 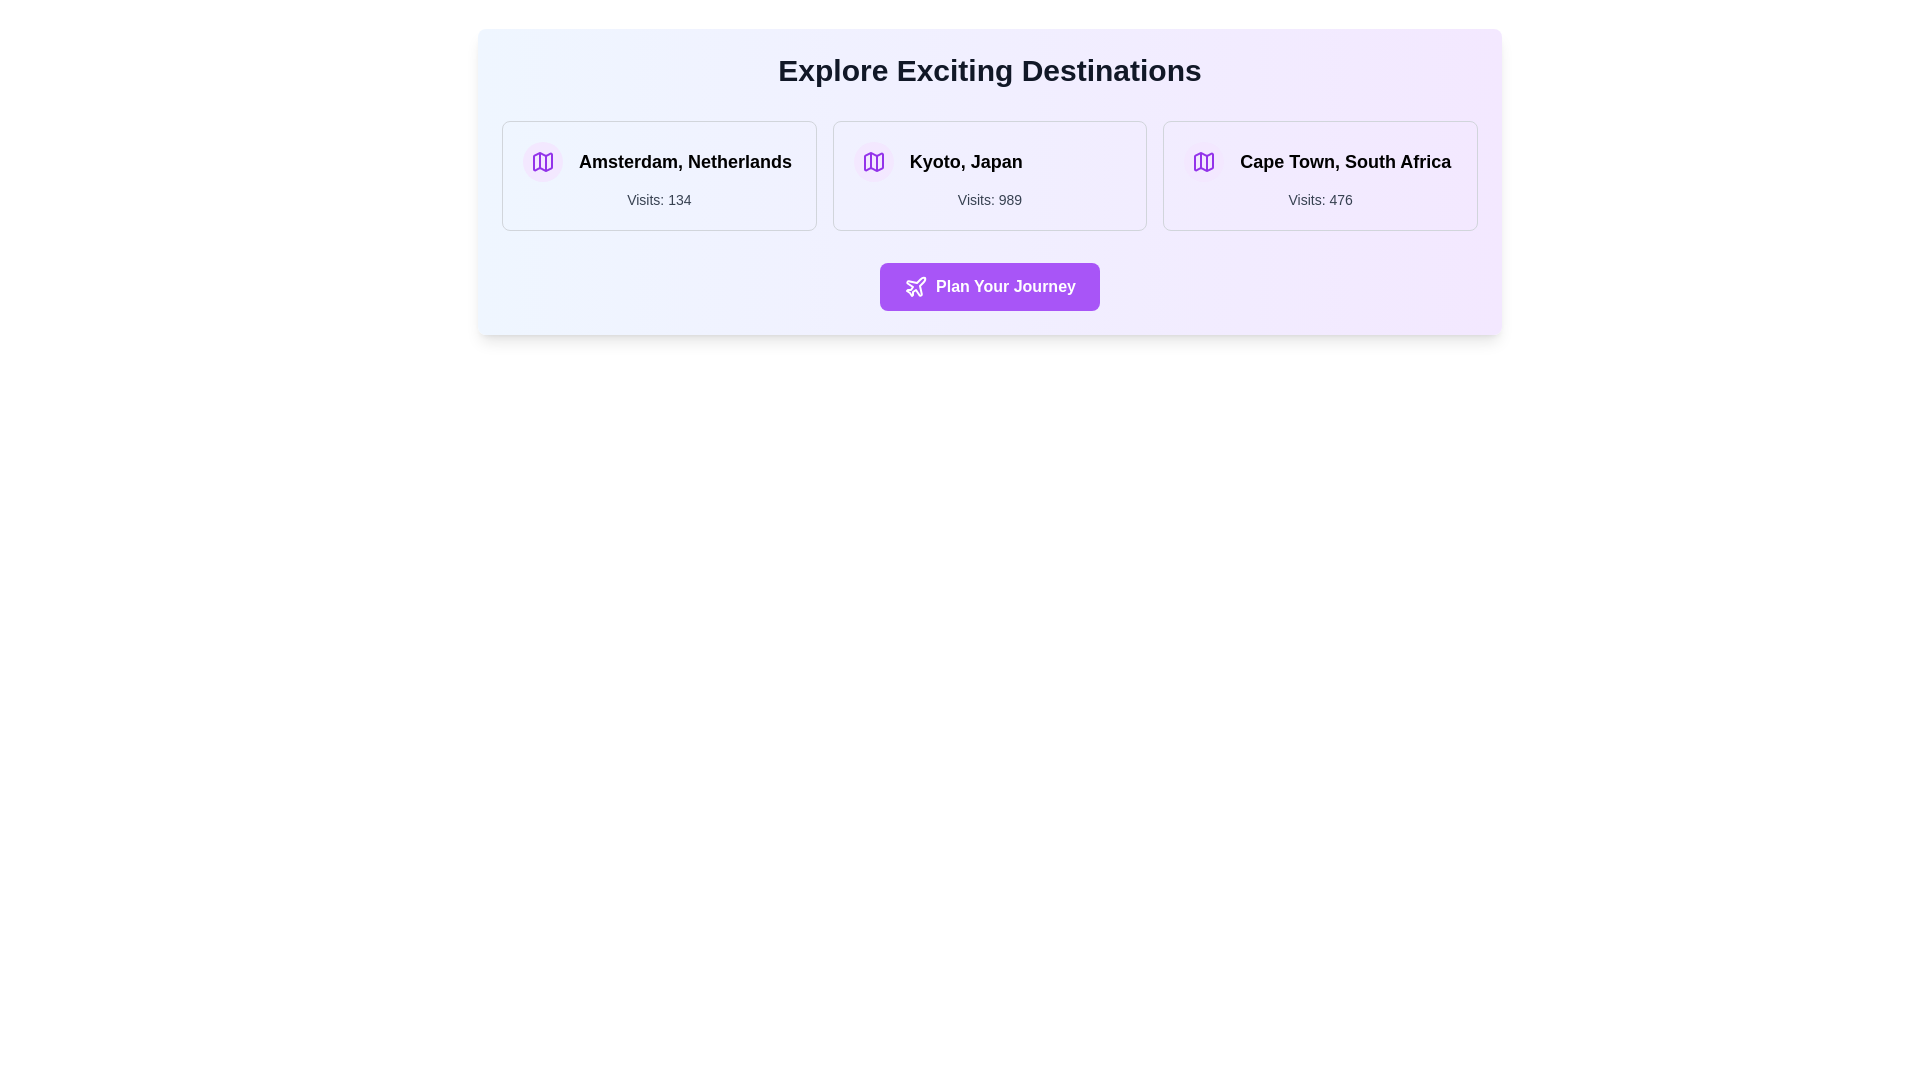 I want to click on the travel destination card for Kyoto, Japan, so click(x=989, y=175).